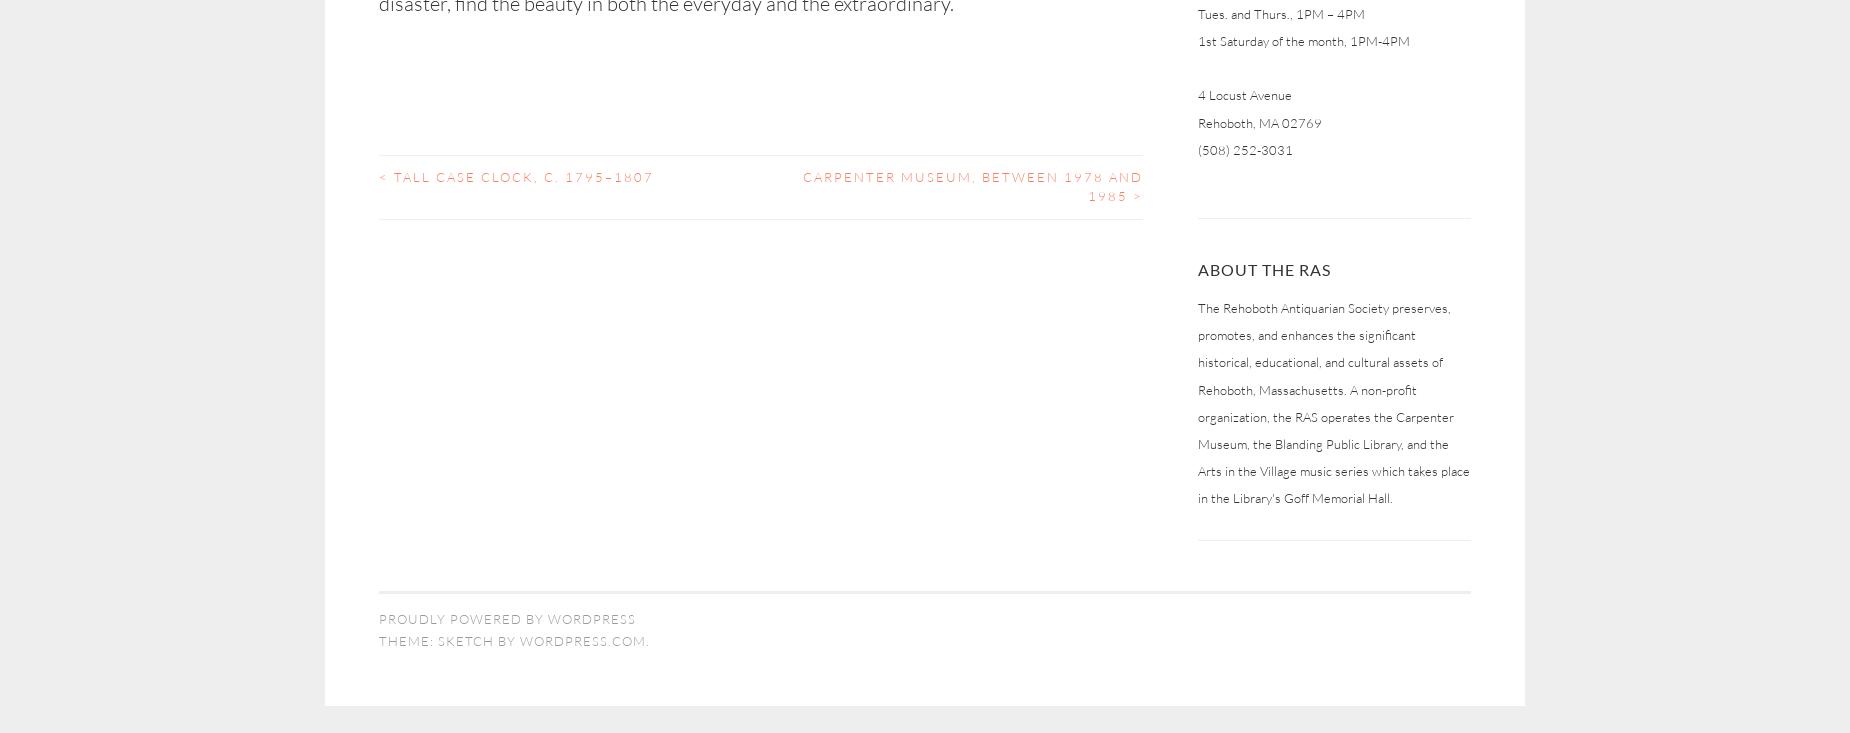 This screenshot has width=1850, height=733. What do you see at coordinates (1263, 268) in the screenshot?
I see `'About the RAS'` at bounding box center [1263, 268].